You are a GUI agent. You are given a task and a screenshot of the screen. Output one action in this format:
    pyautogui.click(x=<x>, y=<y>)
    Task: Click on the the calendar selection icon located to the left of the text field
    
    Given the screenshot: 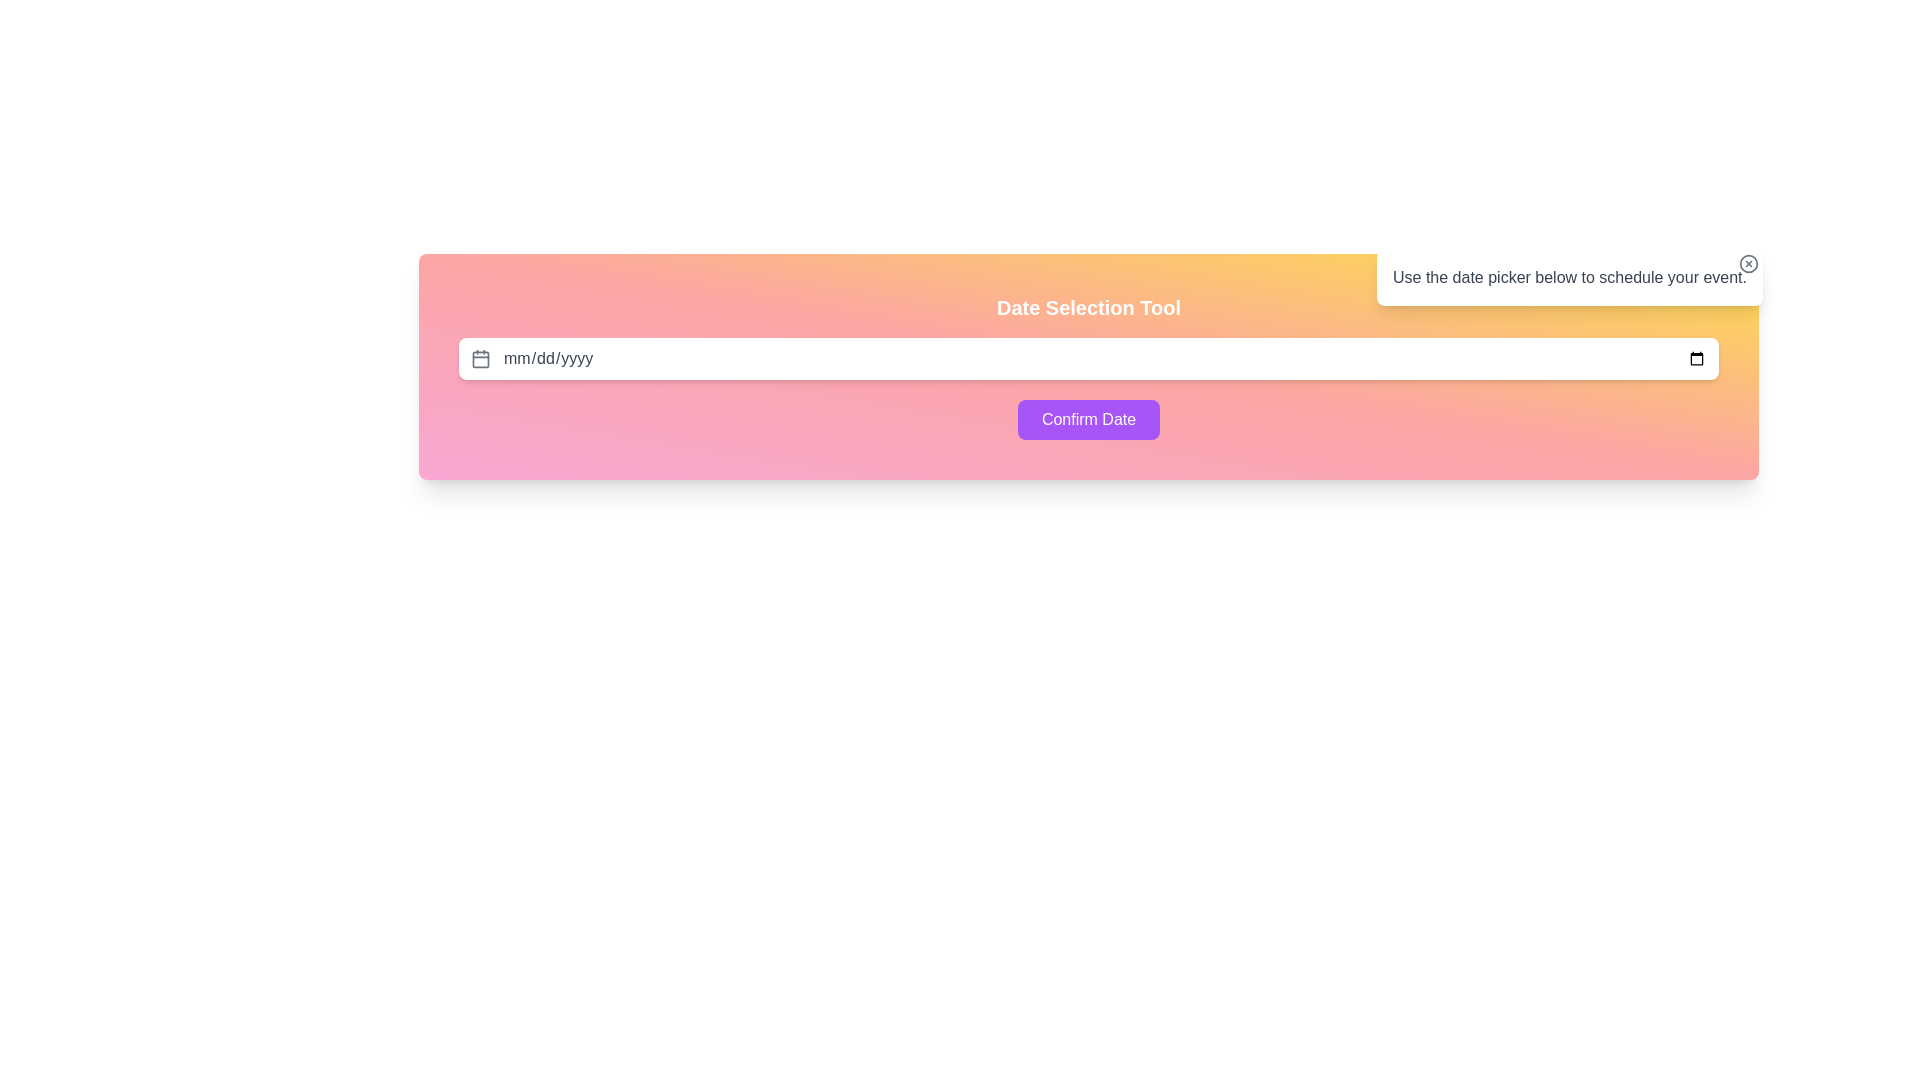 What is the action you would take?
    pyautogui.click(x=480, y=357)
    